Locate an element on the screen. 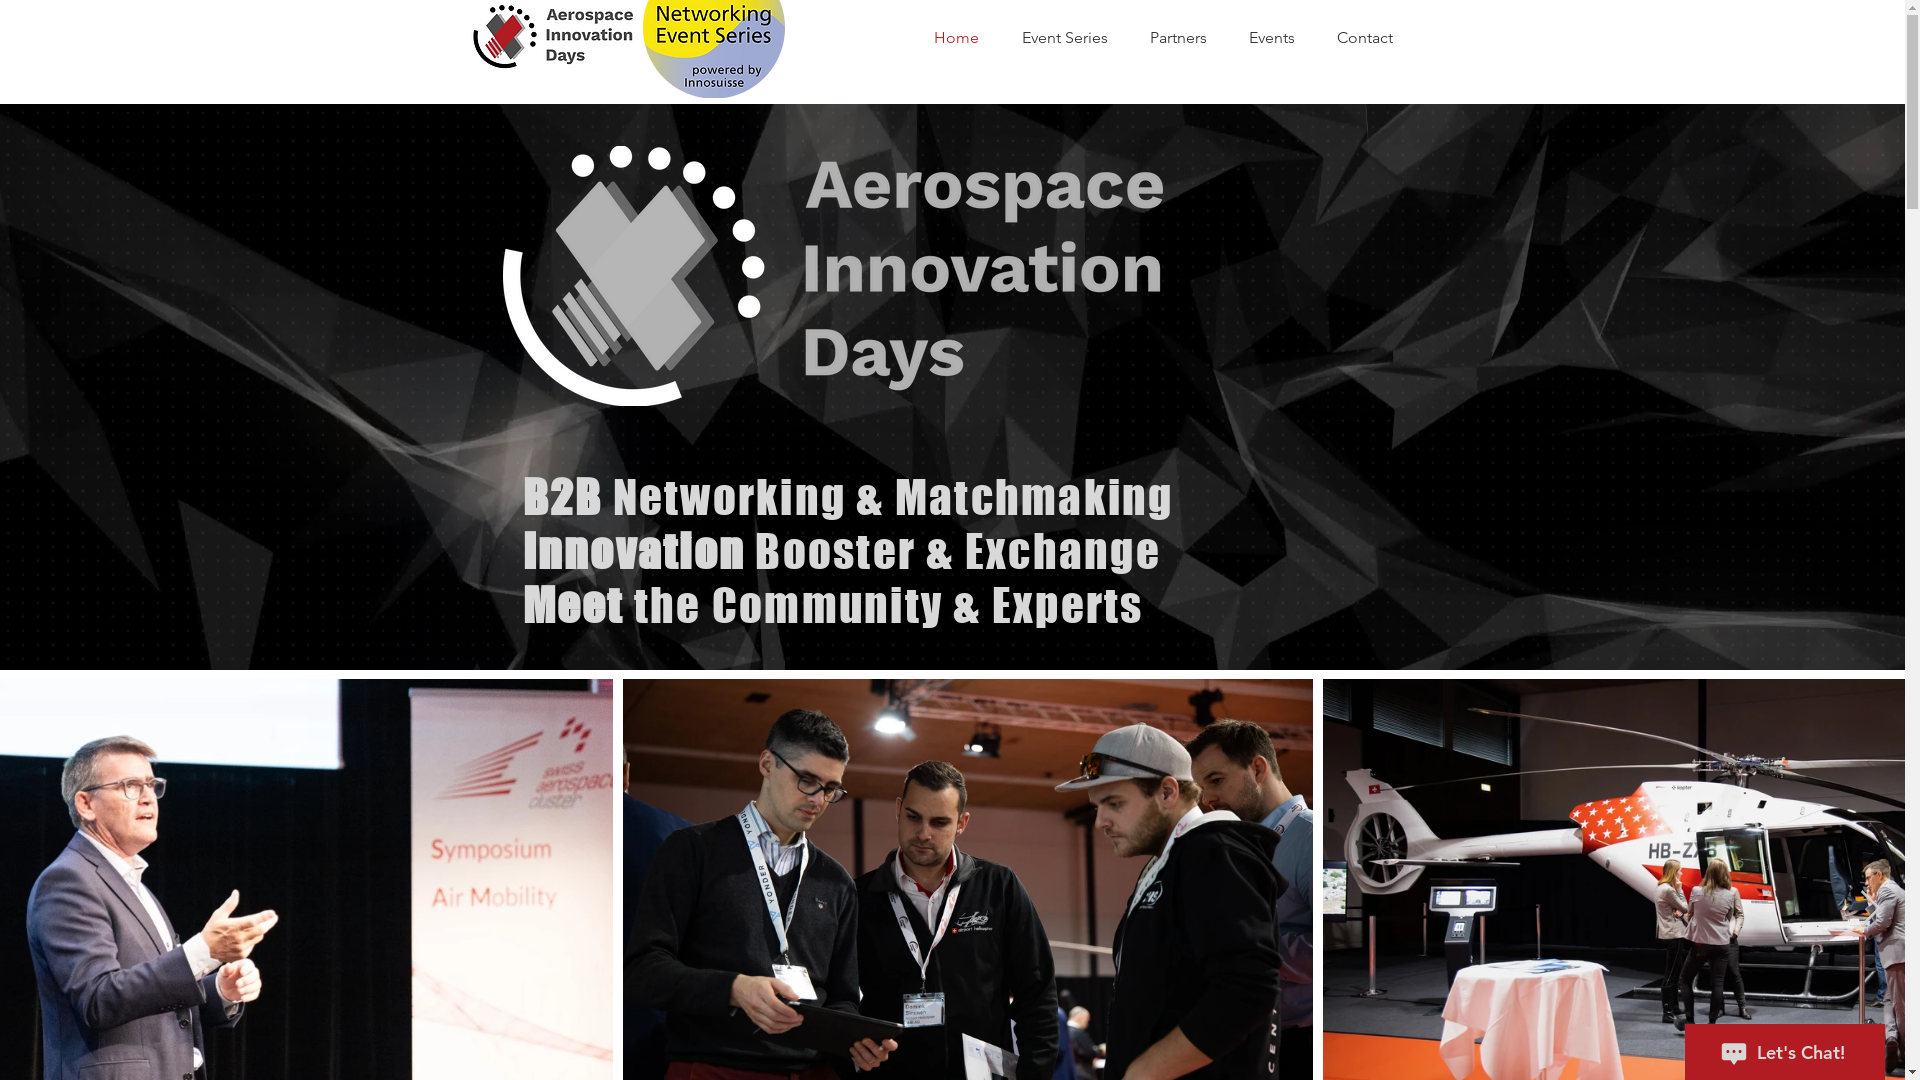  'Home' is located at coordinates (968, 37).